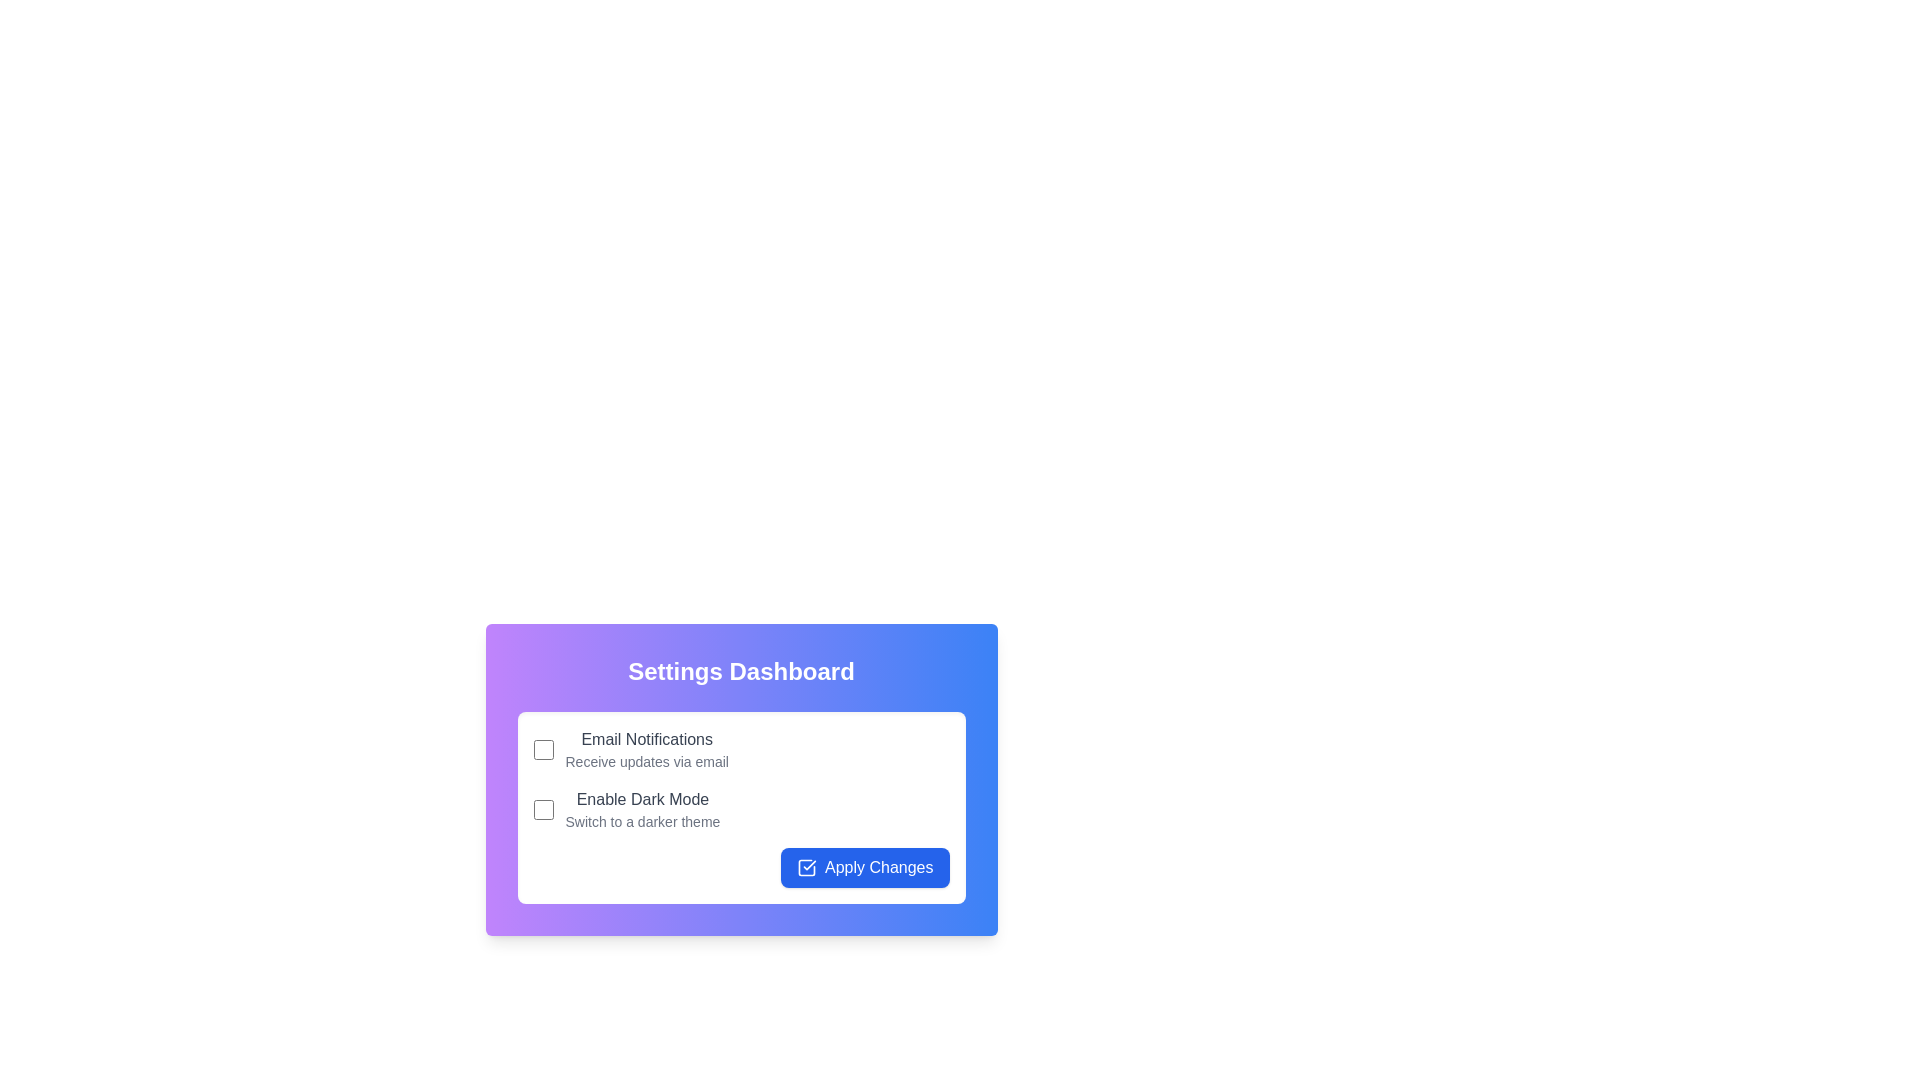 The image size is (1920, 1080). What do you see at coordinates (643, 798) in the screenshot?
I see `the descriptive label text for the dark mode feature, which is centrally aligned within the settings panel and positioned between the 'Email Notifications' checkbox and the 'Switch to a darker theme' text` at bounding box center [643, 798].